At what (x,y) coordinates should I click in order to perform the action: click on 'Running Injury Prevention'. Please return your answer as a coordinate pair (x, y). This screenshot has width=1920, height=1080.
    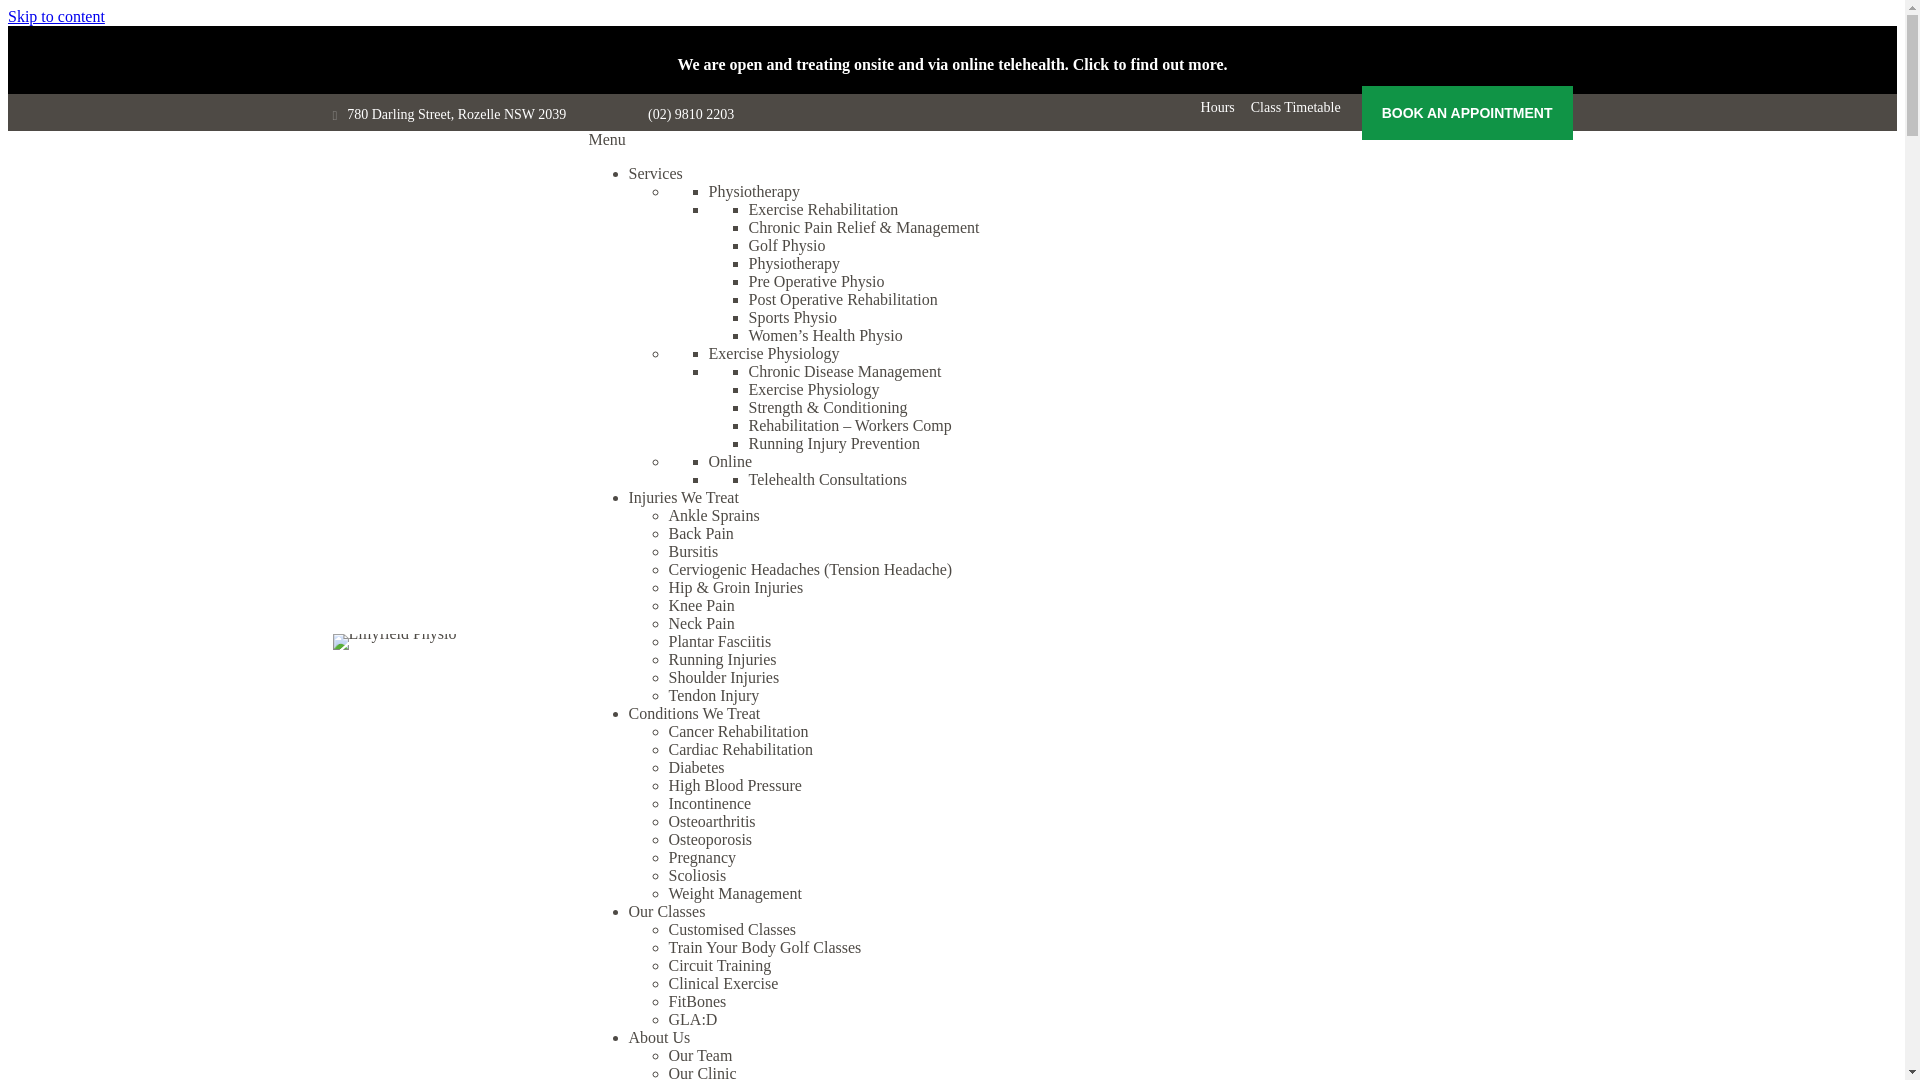
    Looking at the image, I should click on (834, 442).